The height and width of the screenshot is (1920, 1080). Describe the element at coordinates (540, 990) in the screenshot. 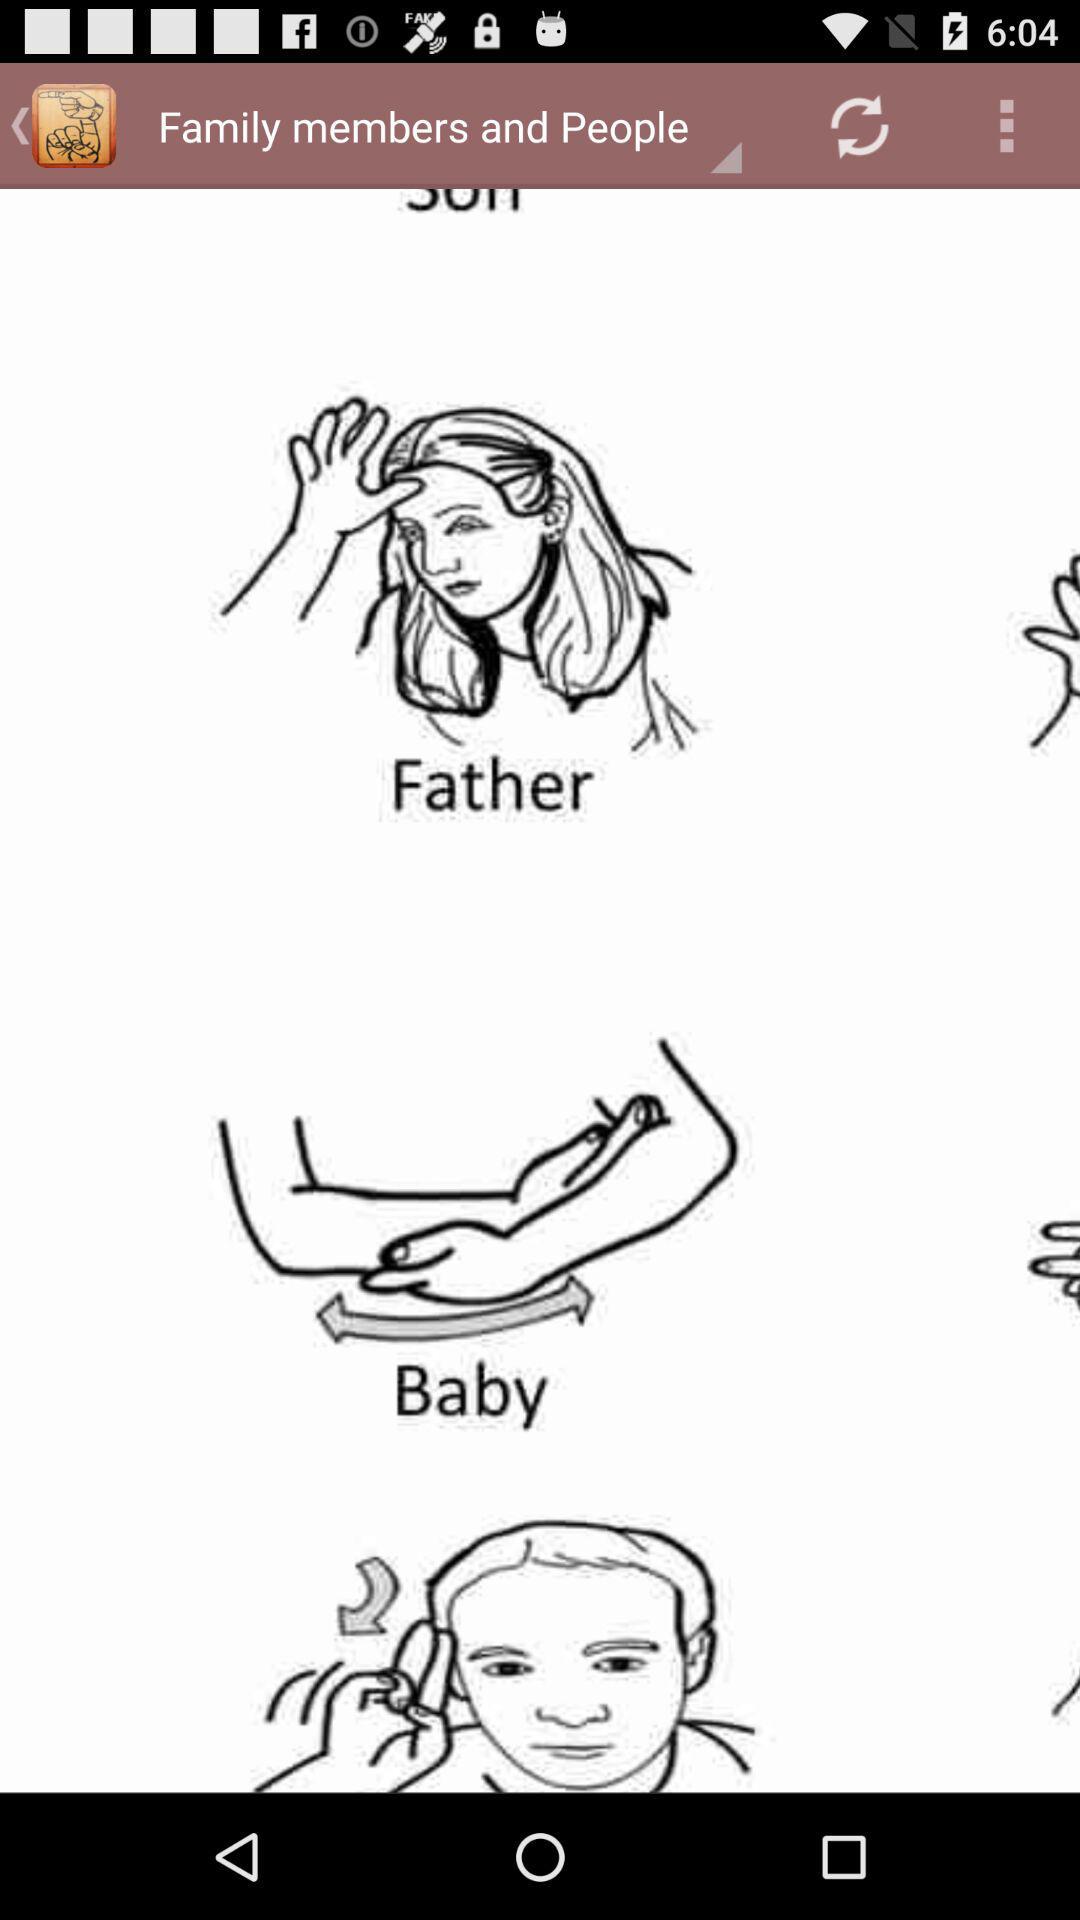

I see `open the page` at that location.